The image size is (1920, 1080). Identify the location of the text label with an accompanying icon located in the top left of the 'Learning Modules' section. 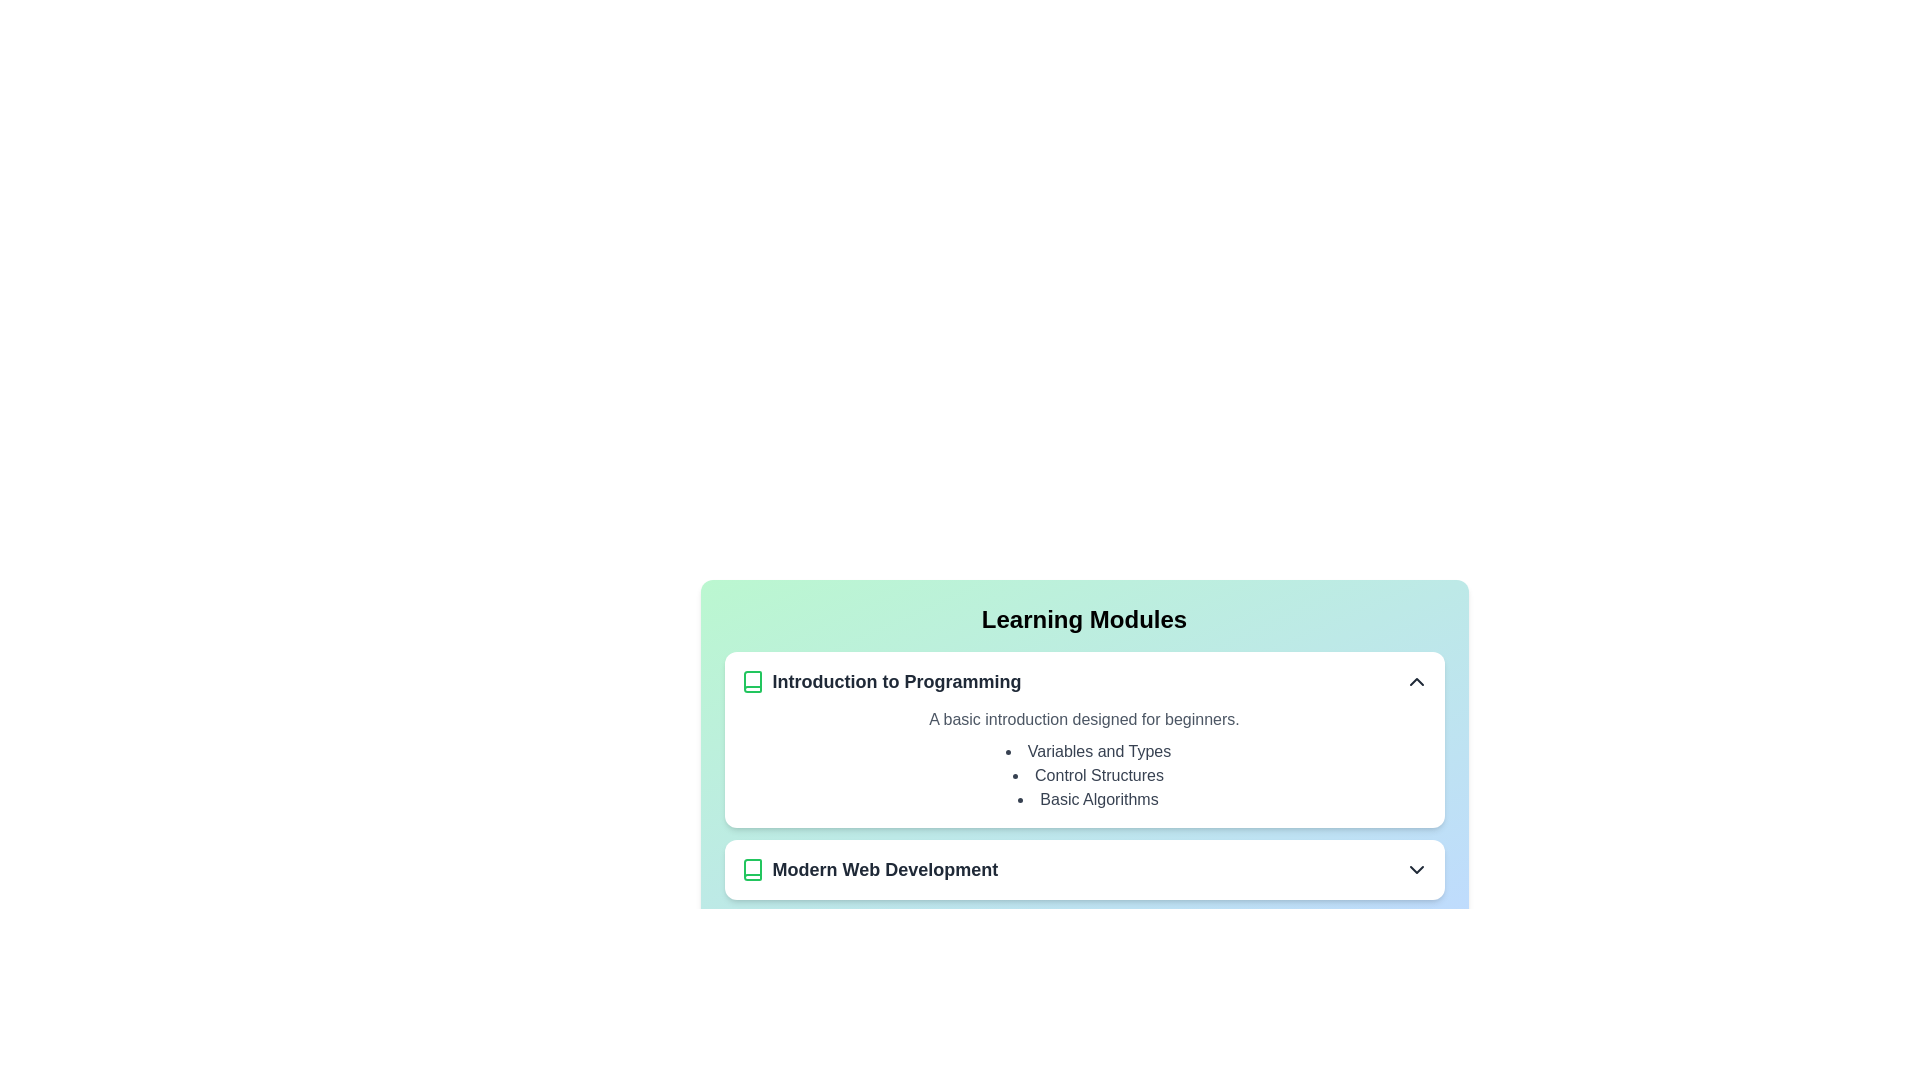
(880, 681).